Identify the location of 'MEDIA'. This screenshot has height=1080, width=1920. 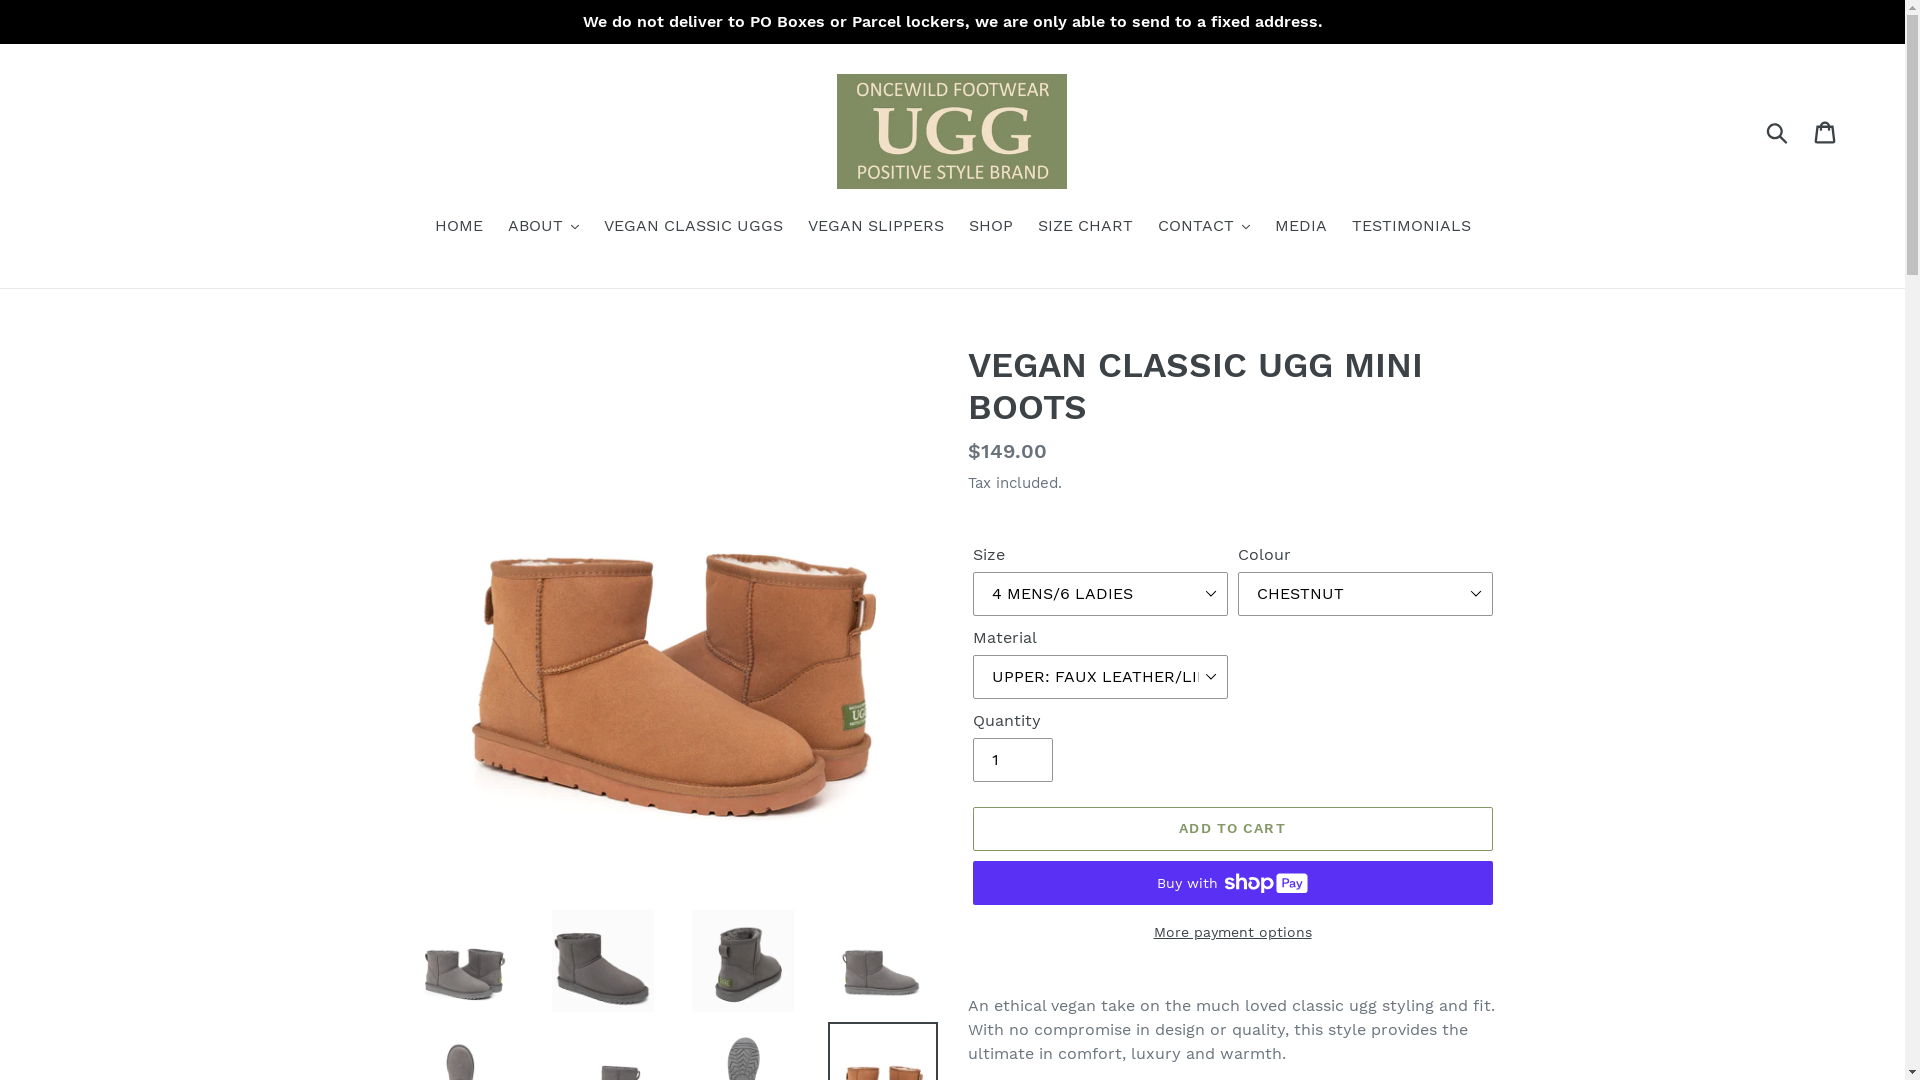
(1300, 226).